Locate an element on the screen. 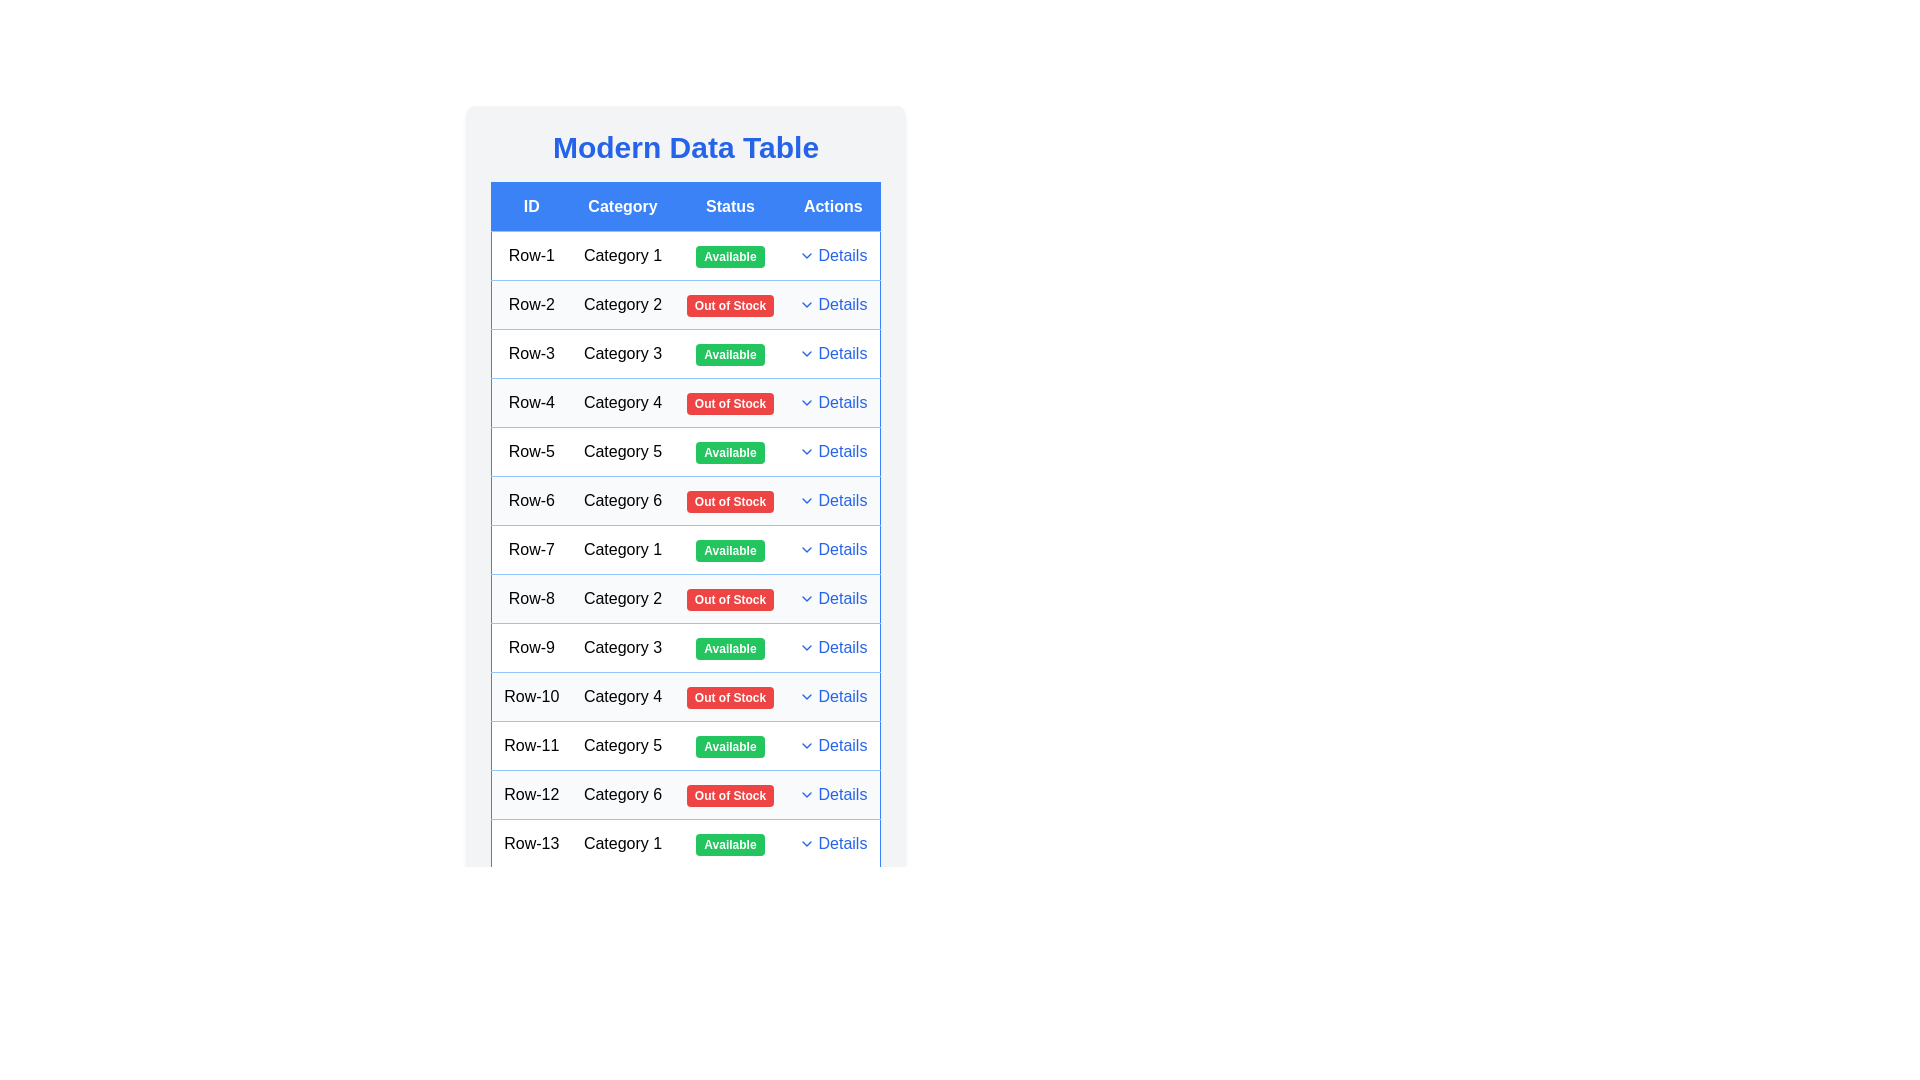  the table header Actions to sort or filter the column is located at coordinates (833, 207).